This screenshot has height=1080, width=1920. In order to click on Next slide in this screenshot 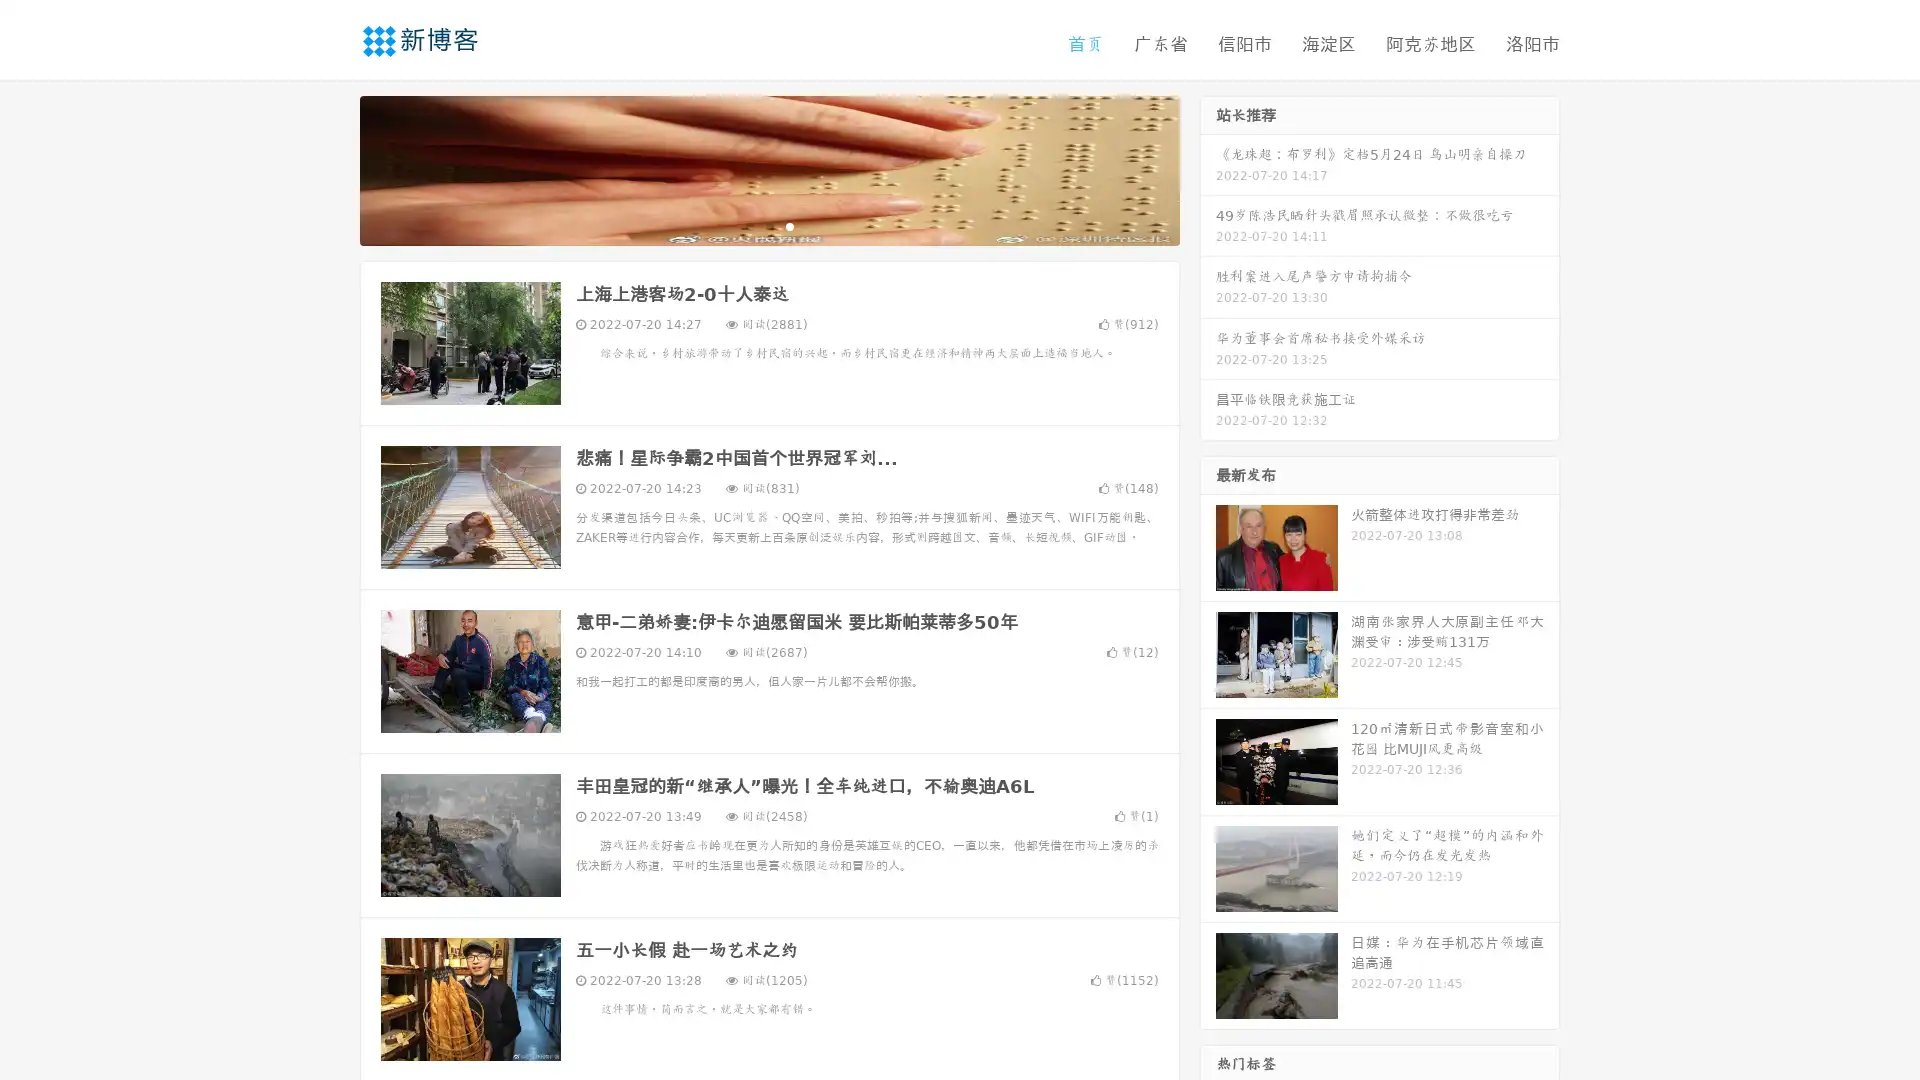, I will do `click(1208, 168)`.